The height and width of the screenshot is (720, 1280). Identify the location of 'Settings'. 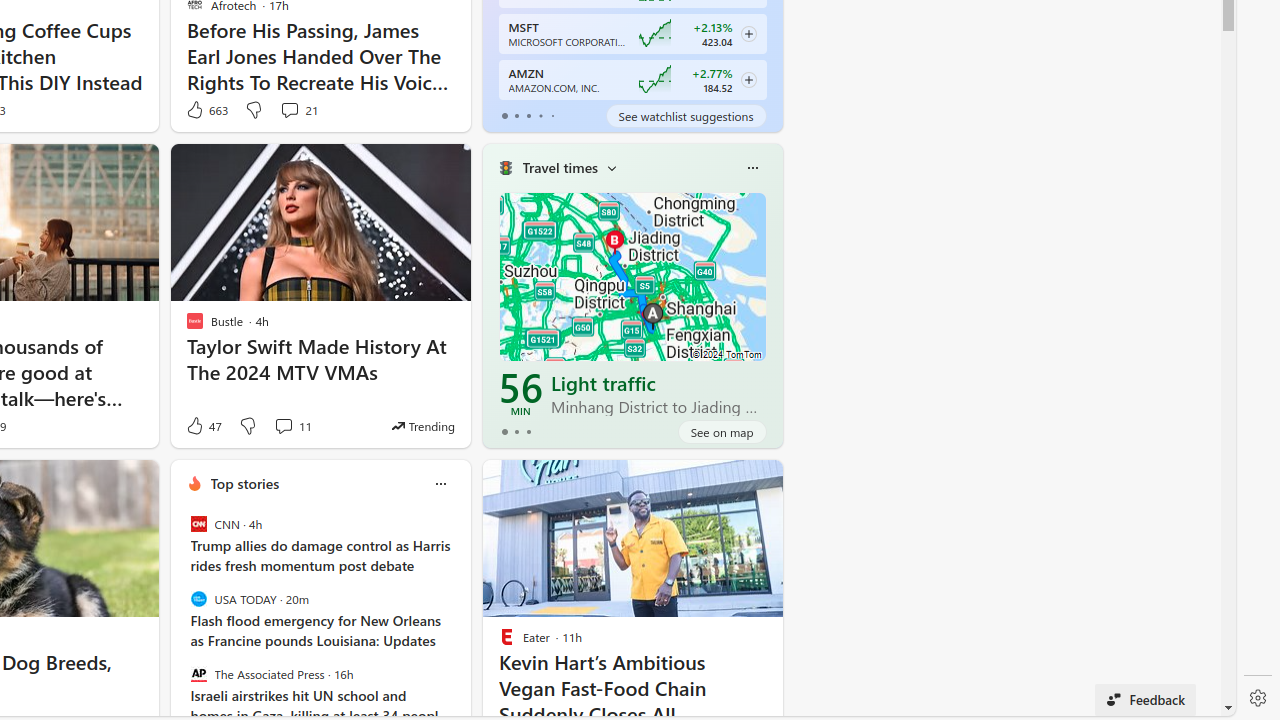
(1256, 696).